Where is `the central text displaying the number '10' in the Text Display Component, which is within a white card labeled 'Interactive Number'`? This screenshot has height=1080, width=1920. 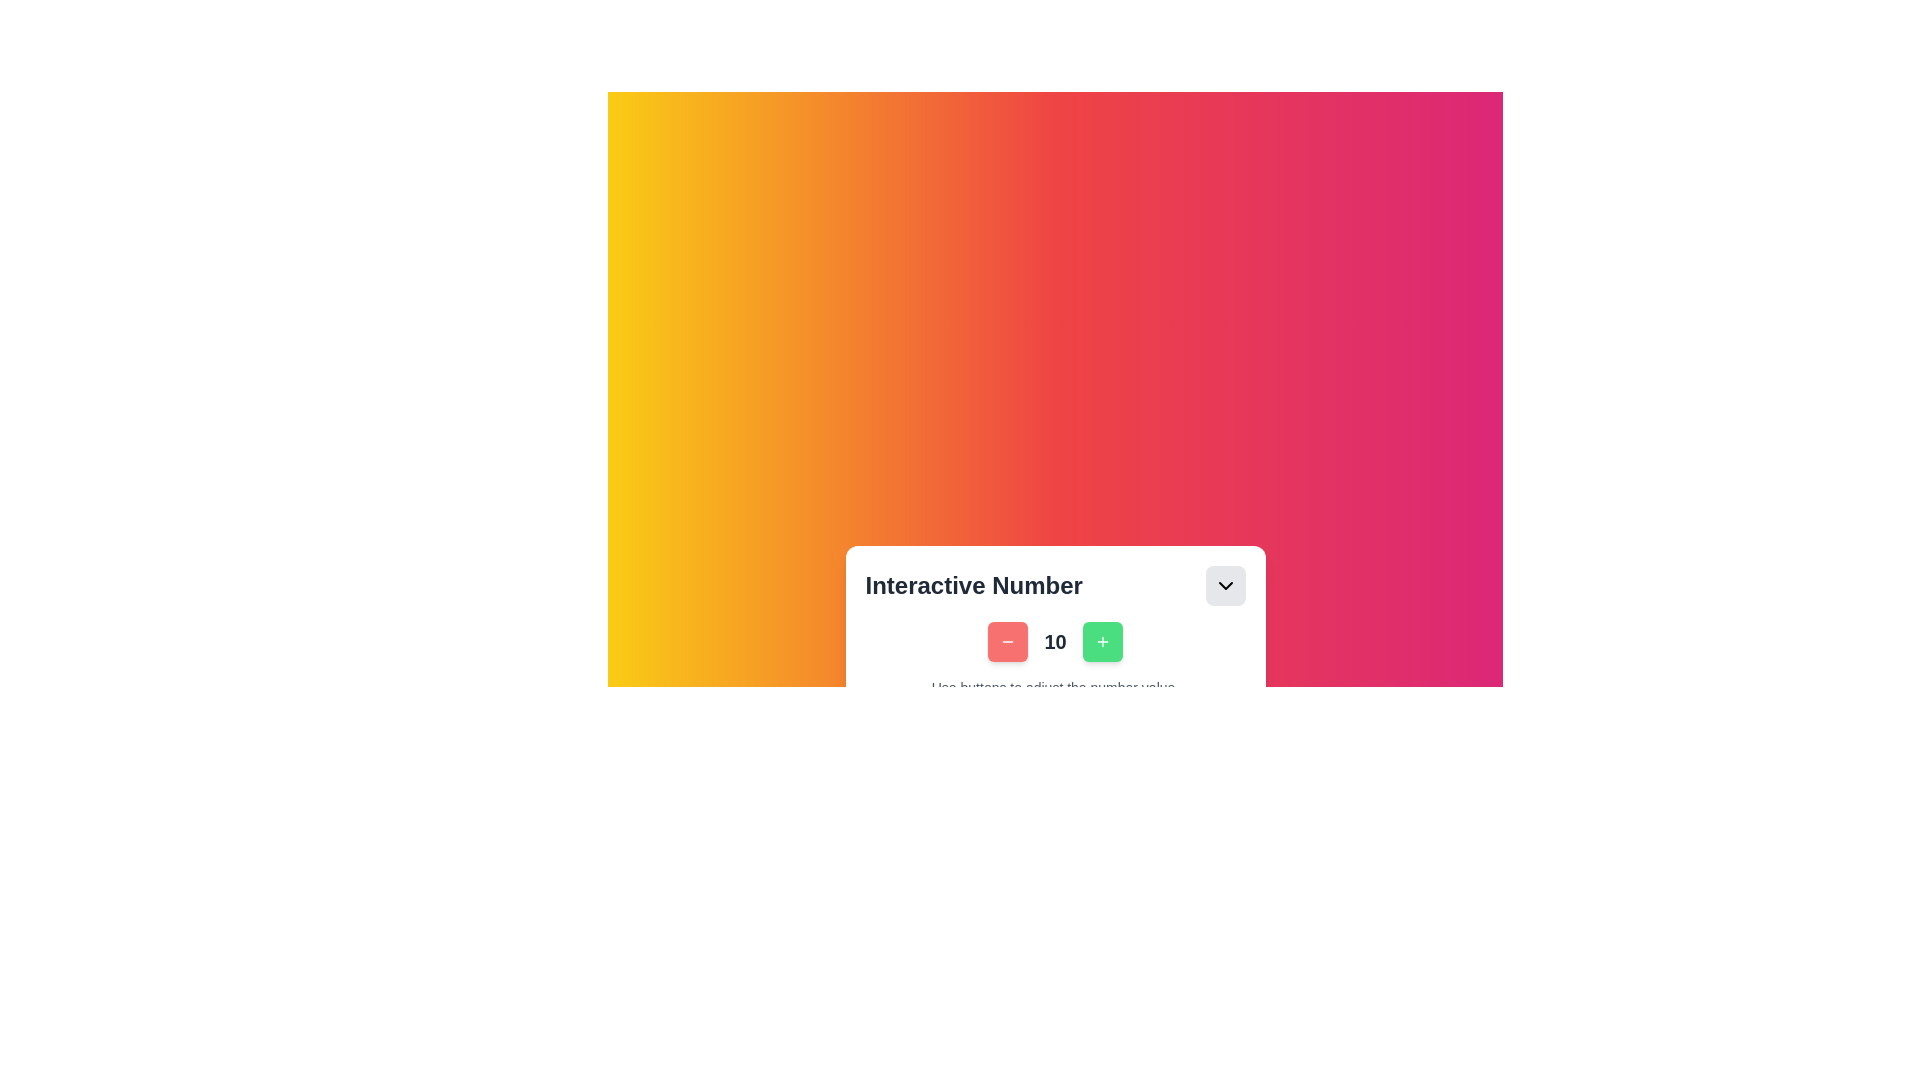
the central text displaying the number '10' in the Text Display Component, which is within a white card labeled 'Interactive Number' is located at coordinates (1054, 632).